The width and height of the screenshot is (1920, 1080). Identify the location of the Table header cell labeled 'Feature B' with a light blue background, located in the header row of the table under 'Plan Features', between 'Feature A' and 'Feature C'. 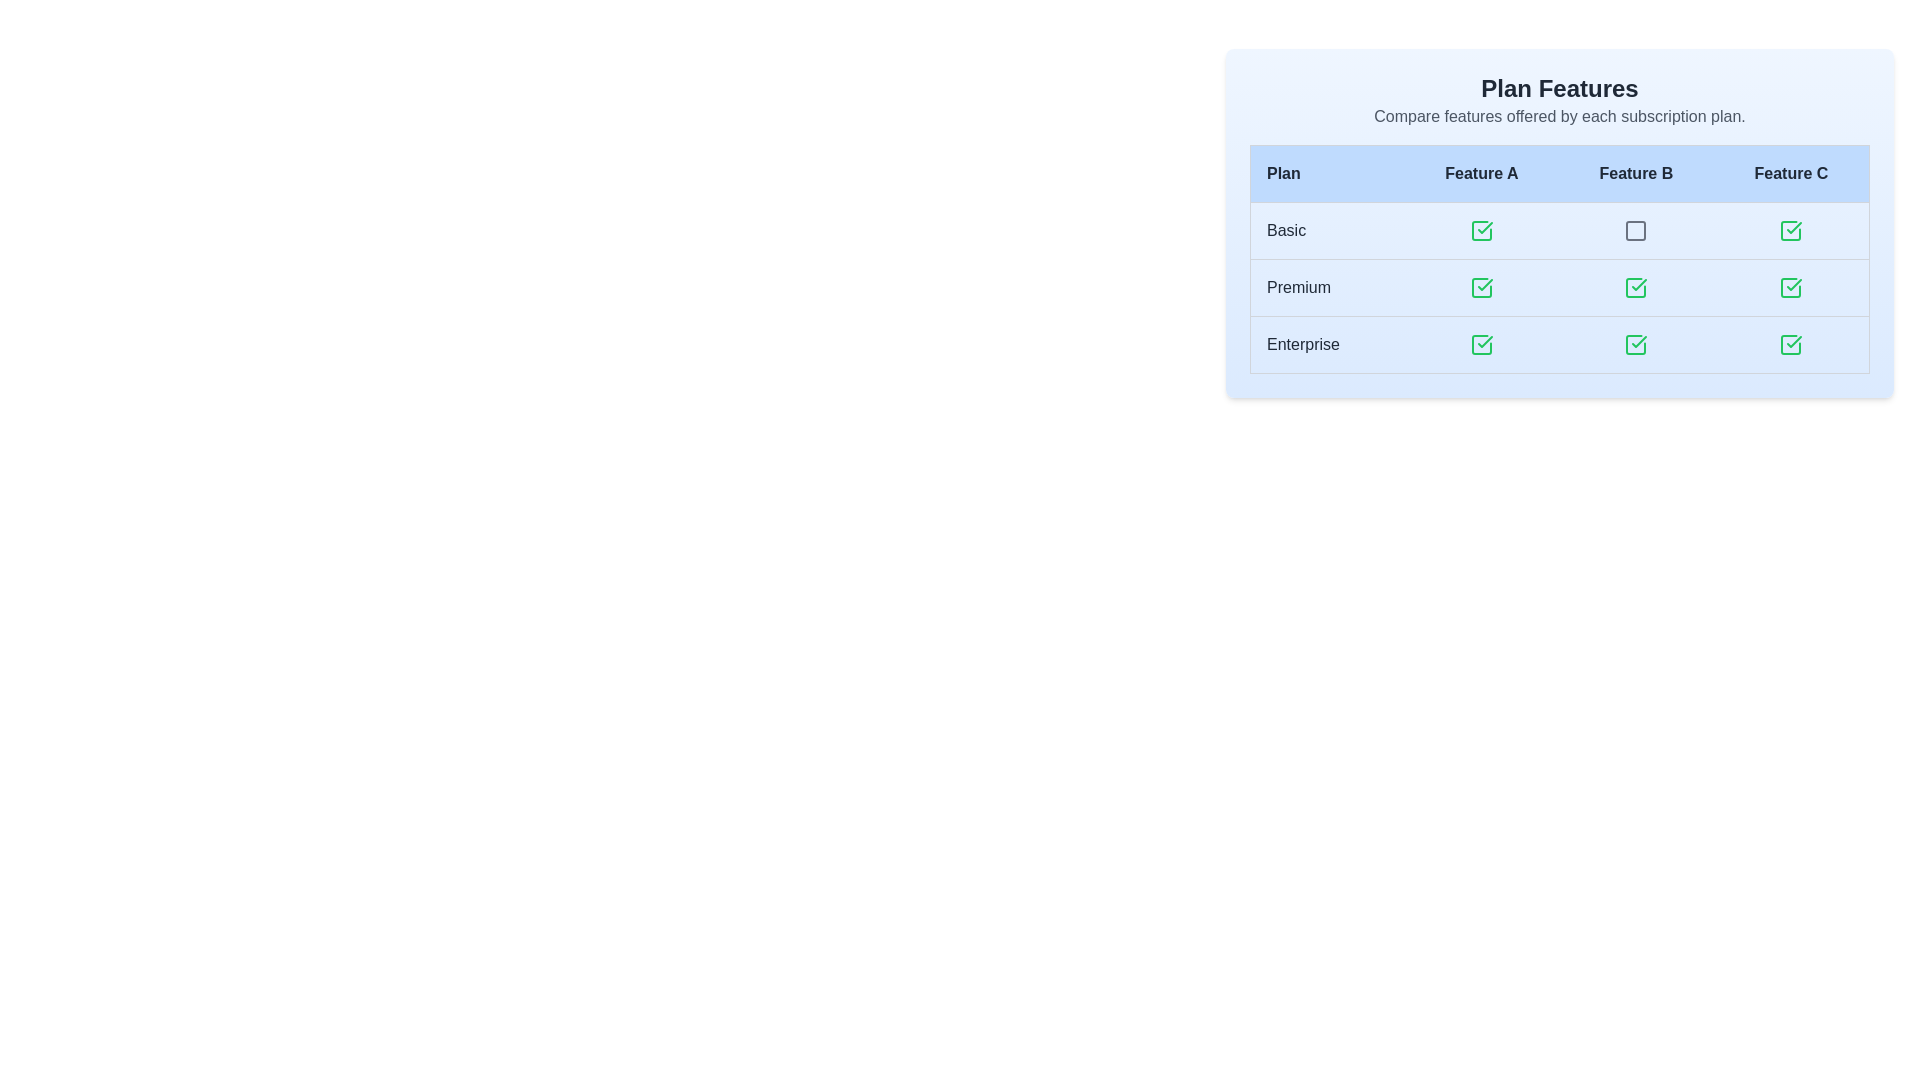
(1636, 172).